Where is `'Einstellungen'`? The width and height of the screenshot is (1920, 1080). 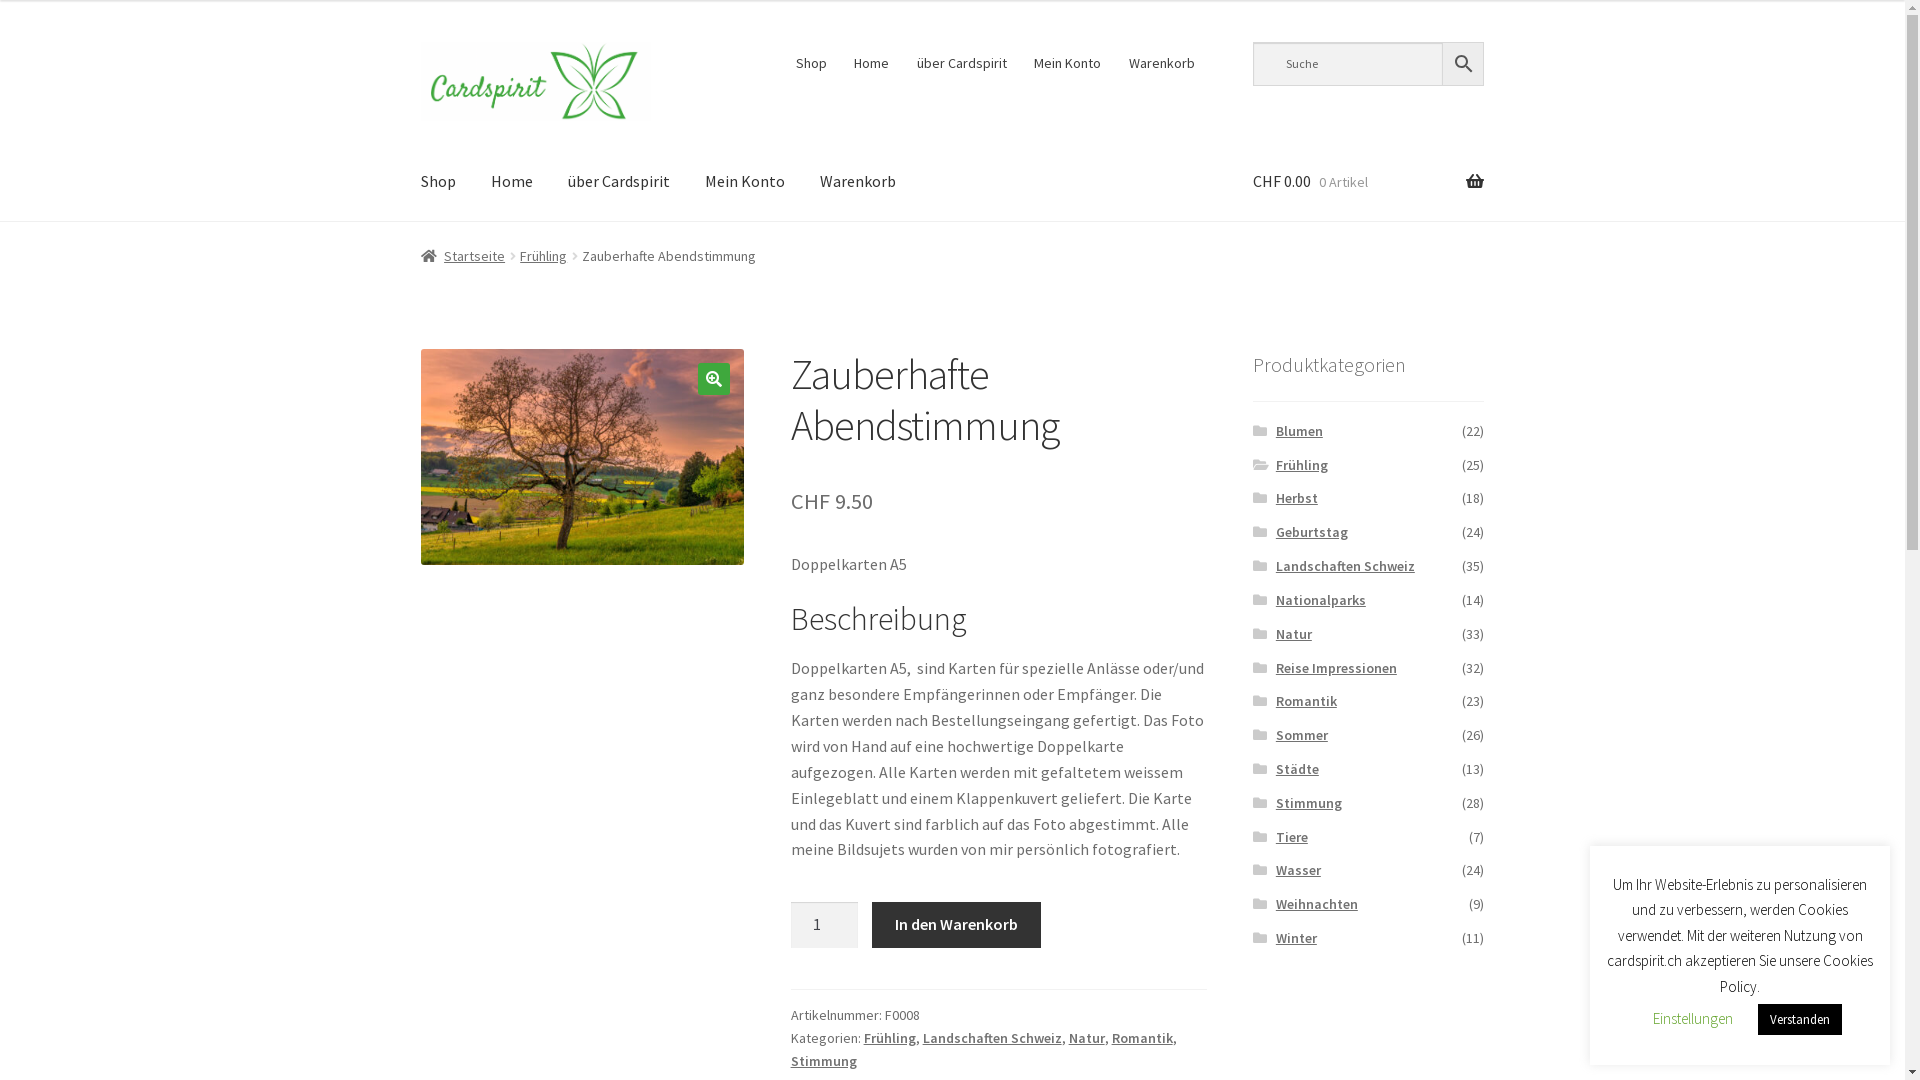
'Einstellungen' is located at coordinates (1692, 1018).